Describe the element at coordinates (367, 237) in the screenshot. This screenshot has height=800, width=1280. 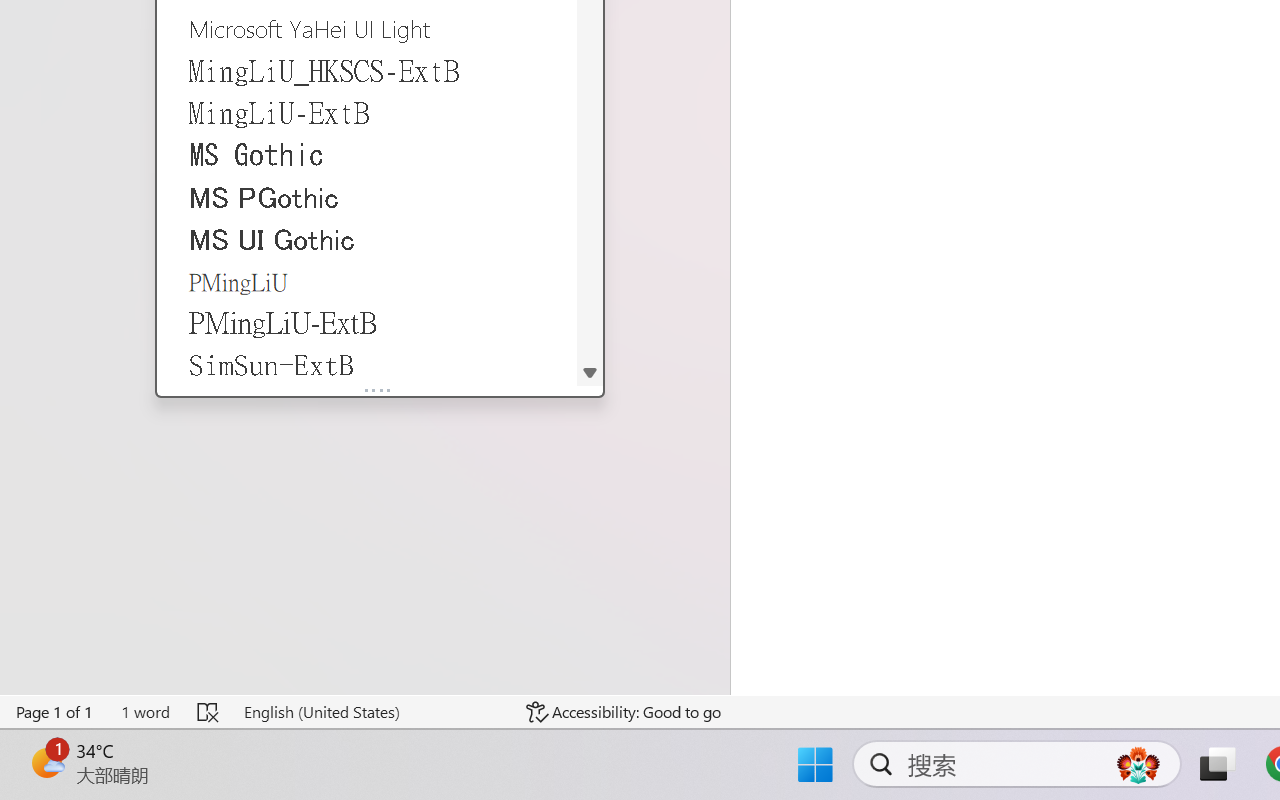
I see `'MS UI Gothic'` at that location.